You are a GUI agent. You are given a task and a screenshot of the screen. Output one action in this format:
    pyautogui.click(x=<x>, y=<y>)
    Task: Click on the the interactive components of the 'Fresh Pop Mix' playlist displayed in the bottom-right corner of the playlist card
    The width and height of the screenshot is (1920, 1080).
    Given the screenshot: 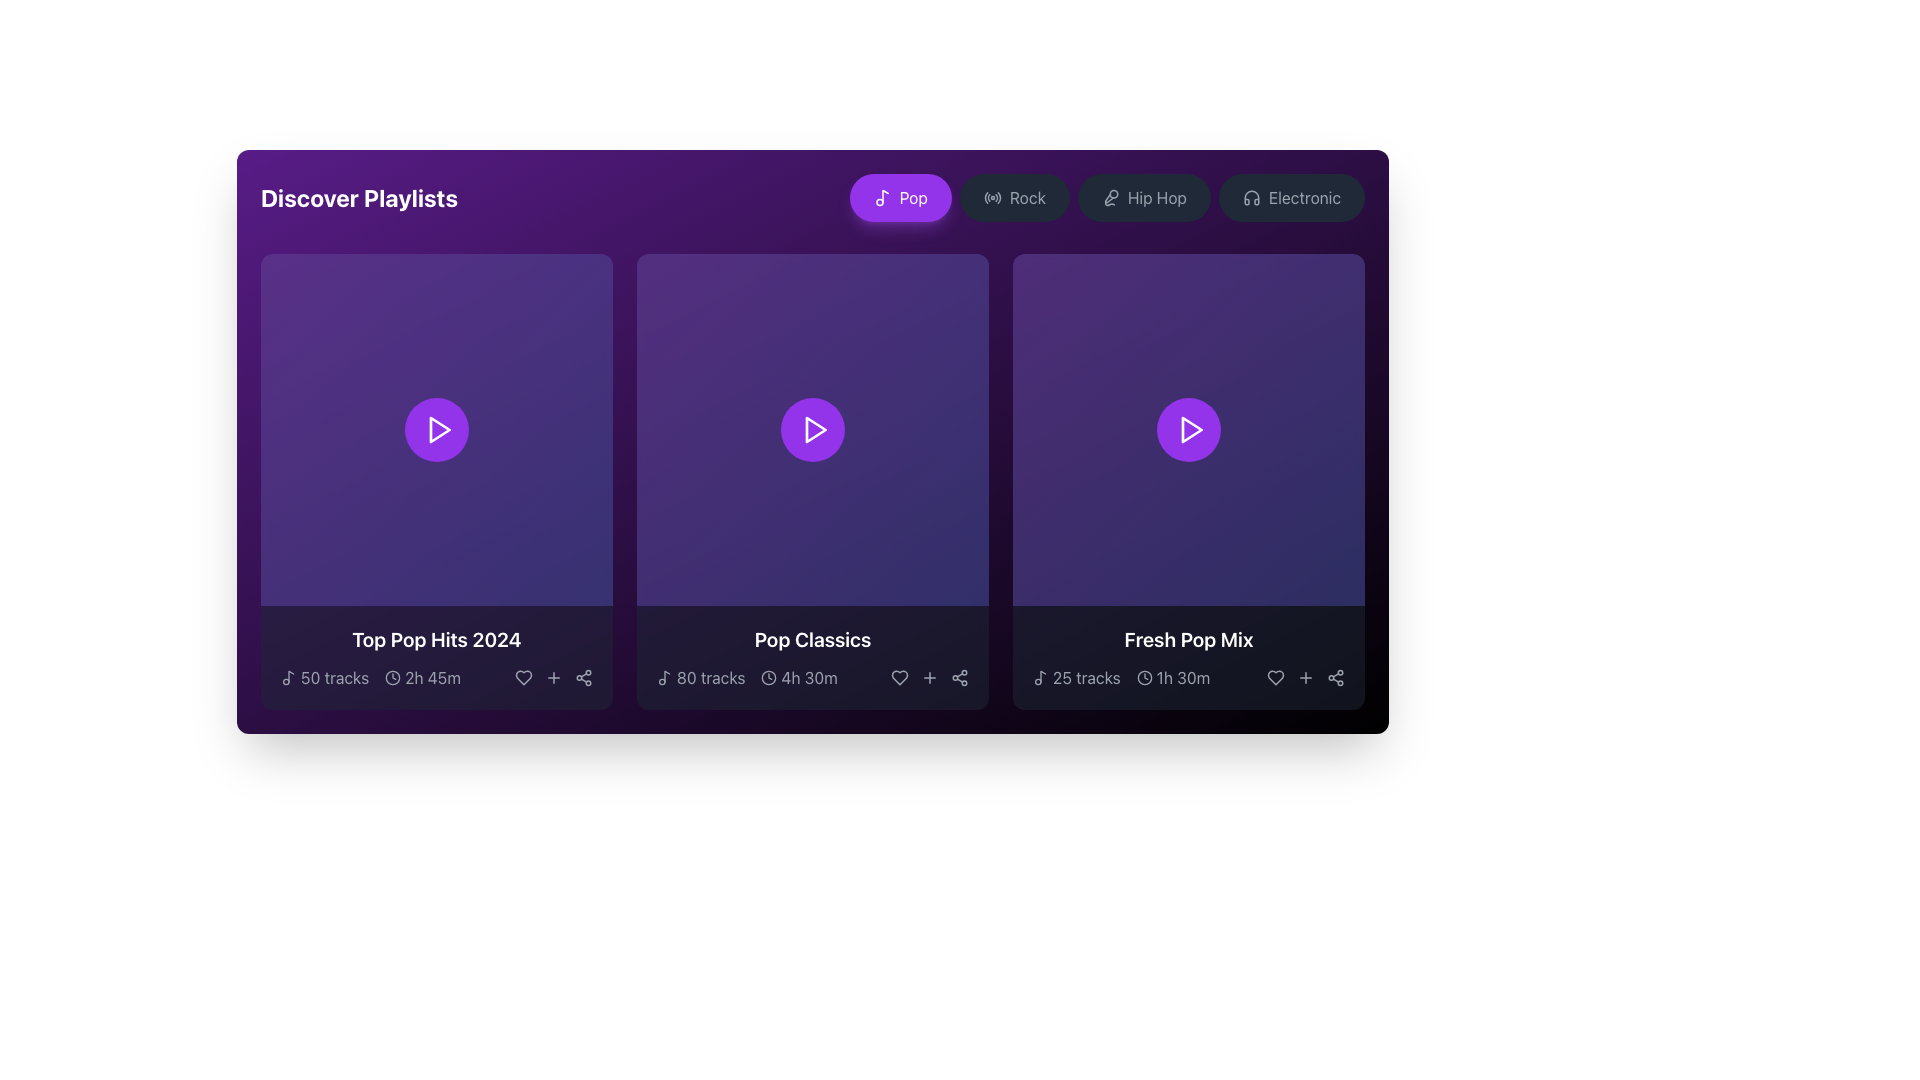 What is the action you would take?
    pyautogui.click(x=1189, y=658)
    